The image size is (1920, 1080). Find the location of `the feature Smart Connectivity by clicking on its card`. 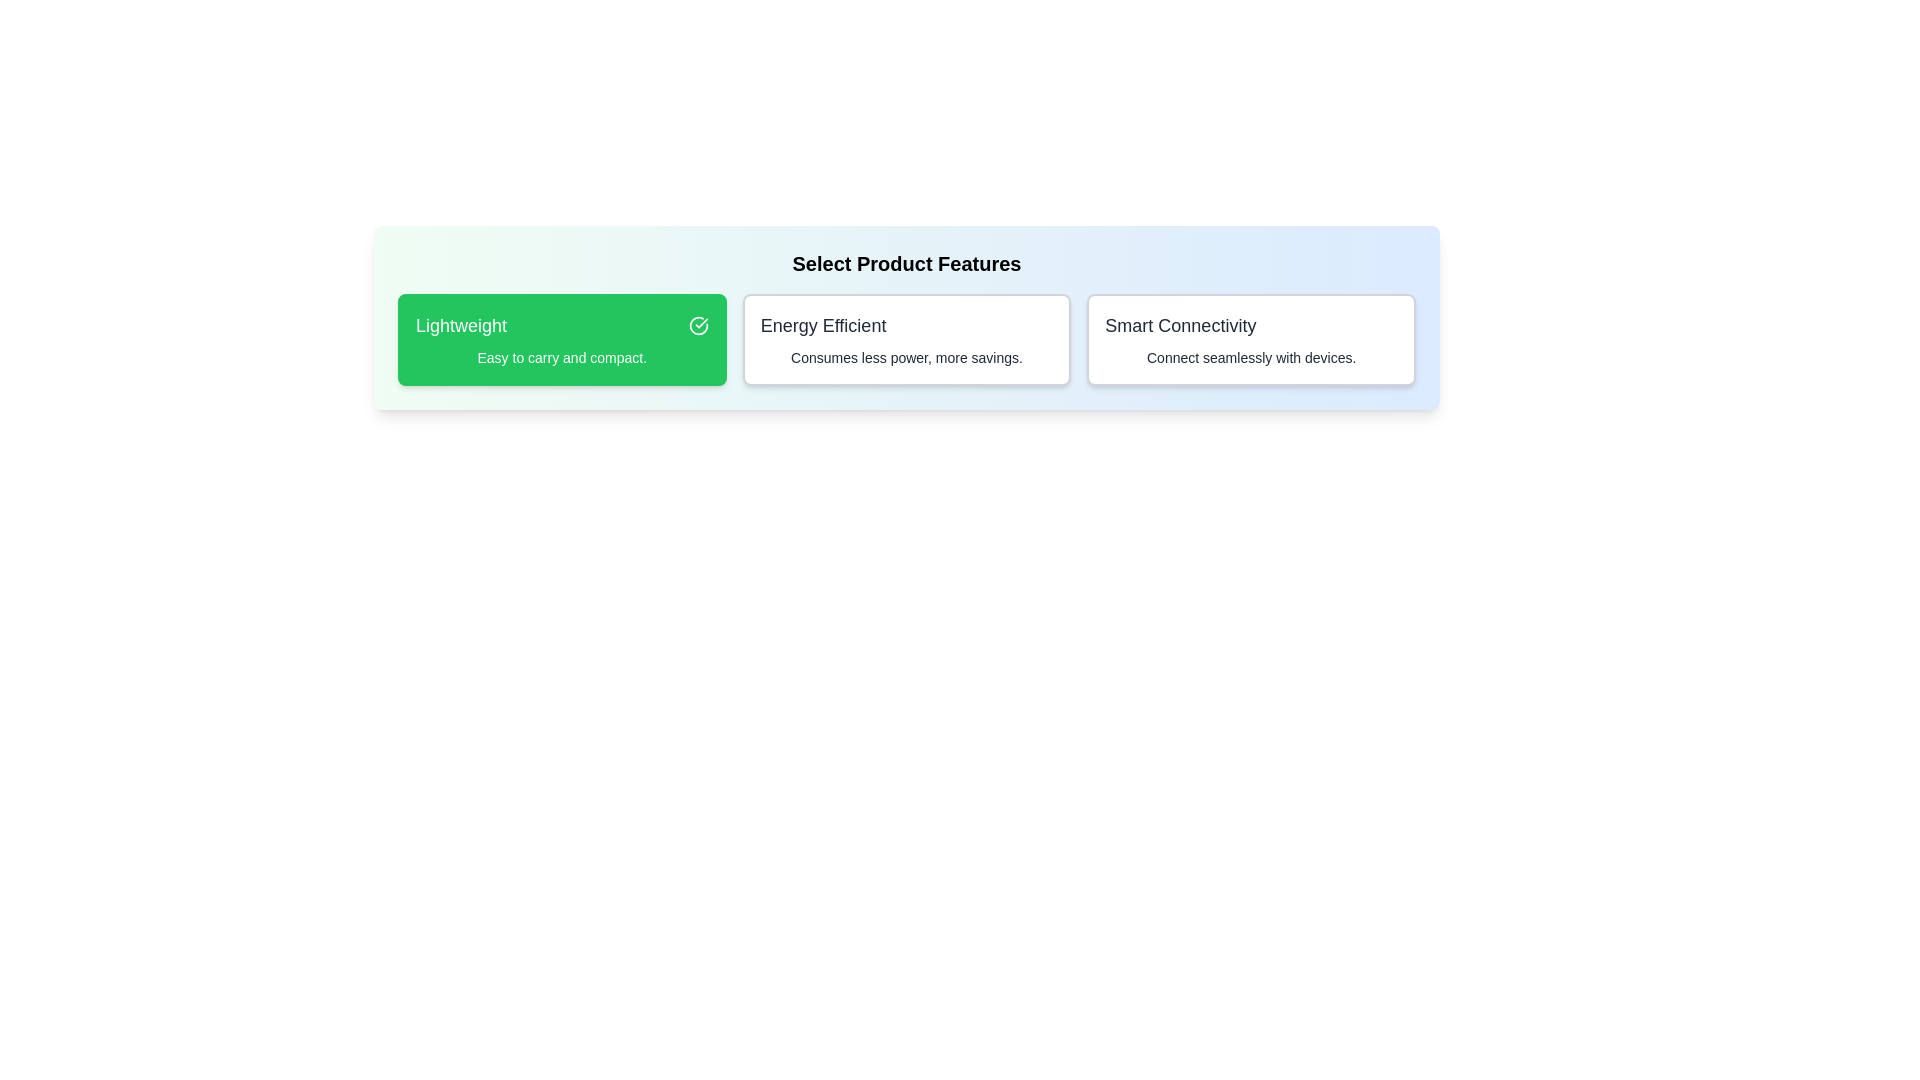

the feature Smart Connectivity by clicking on its card is located at coordinates (1250, 338).